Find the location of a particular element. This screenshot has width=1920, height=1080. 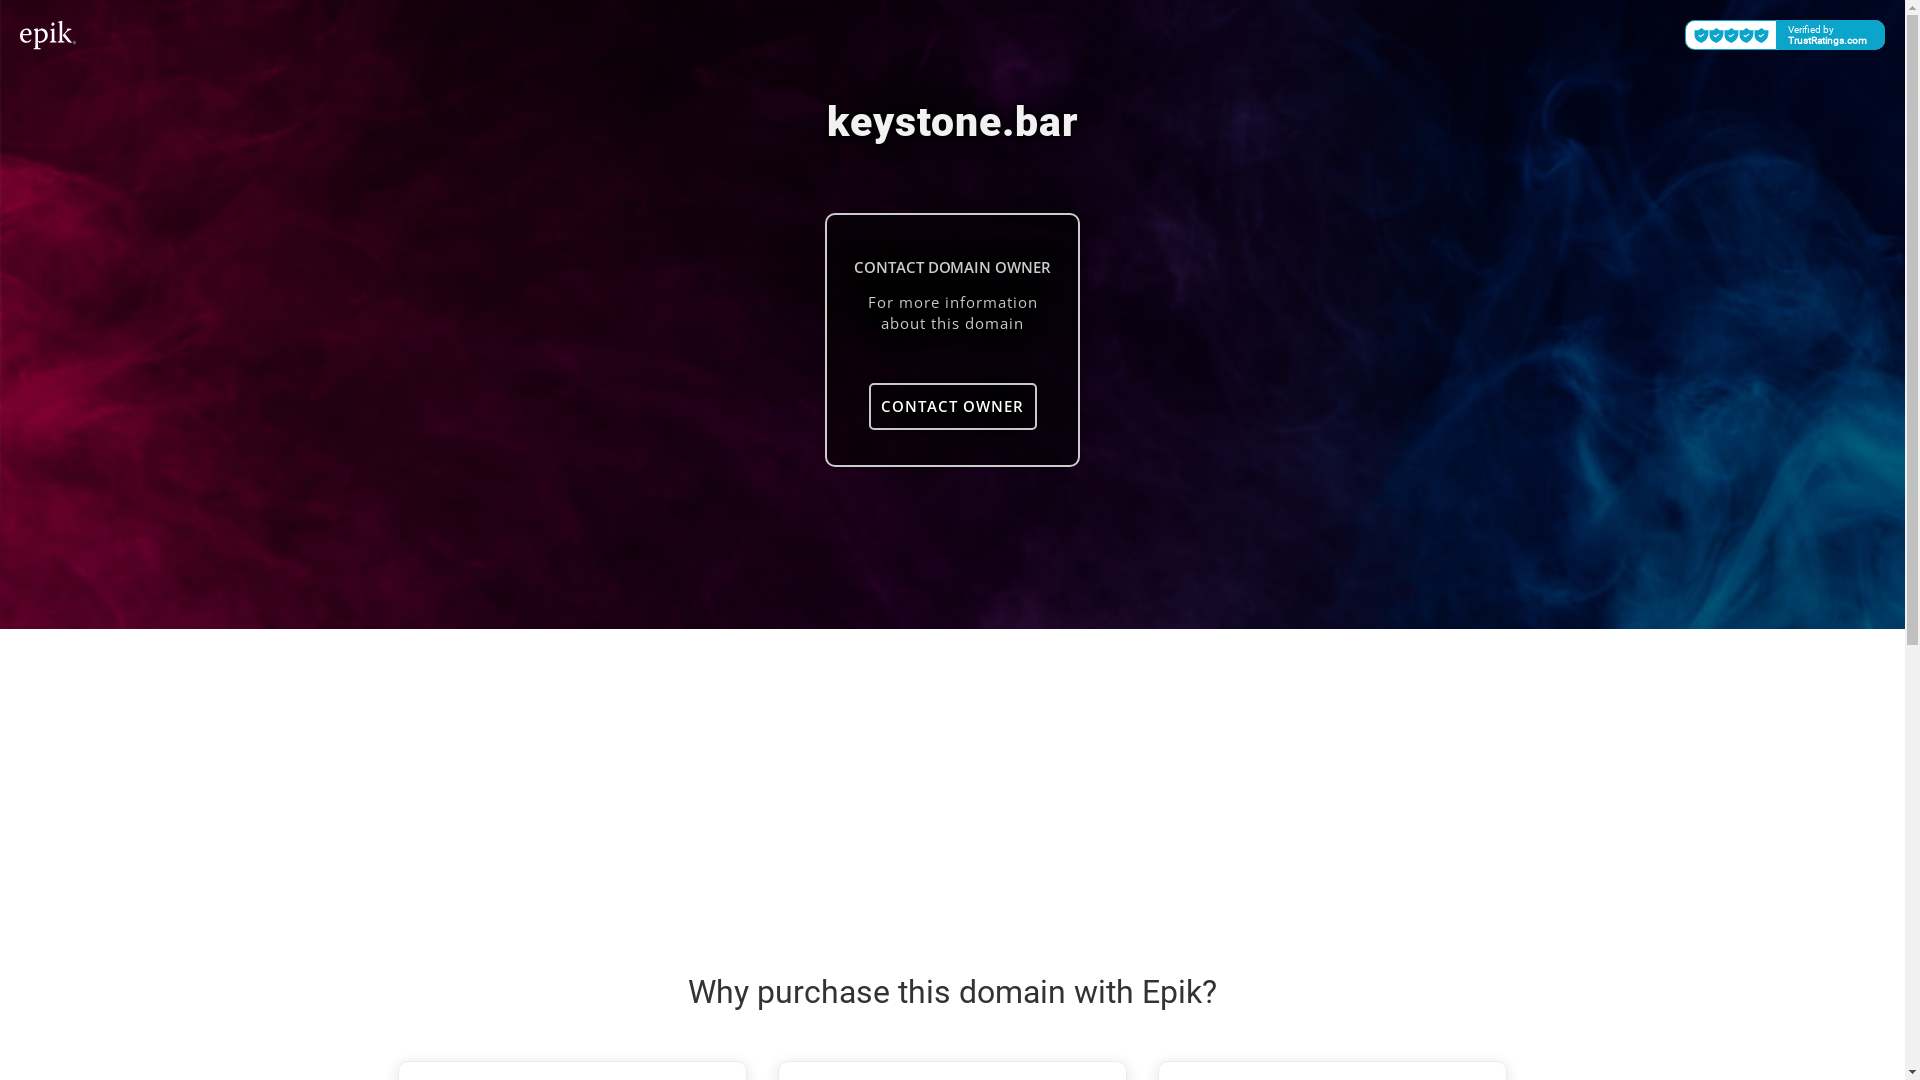

'CONTACT OWNER' is located at coordinates (868, 405).